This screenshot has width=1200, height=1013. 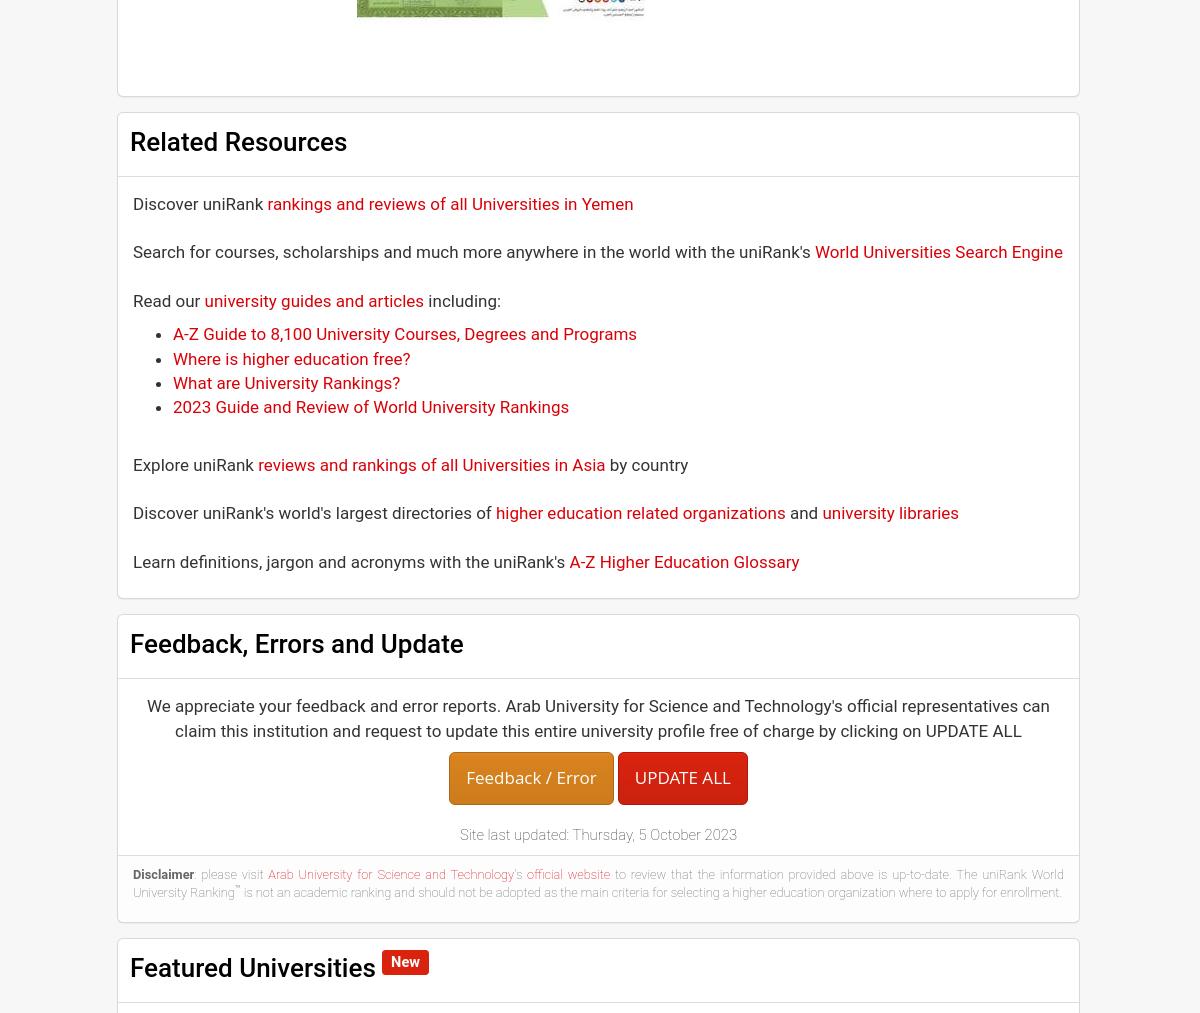 I want to click on 'university libraries', so click(x=889, y=512).